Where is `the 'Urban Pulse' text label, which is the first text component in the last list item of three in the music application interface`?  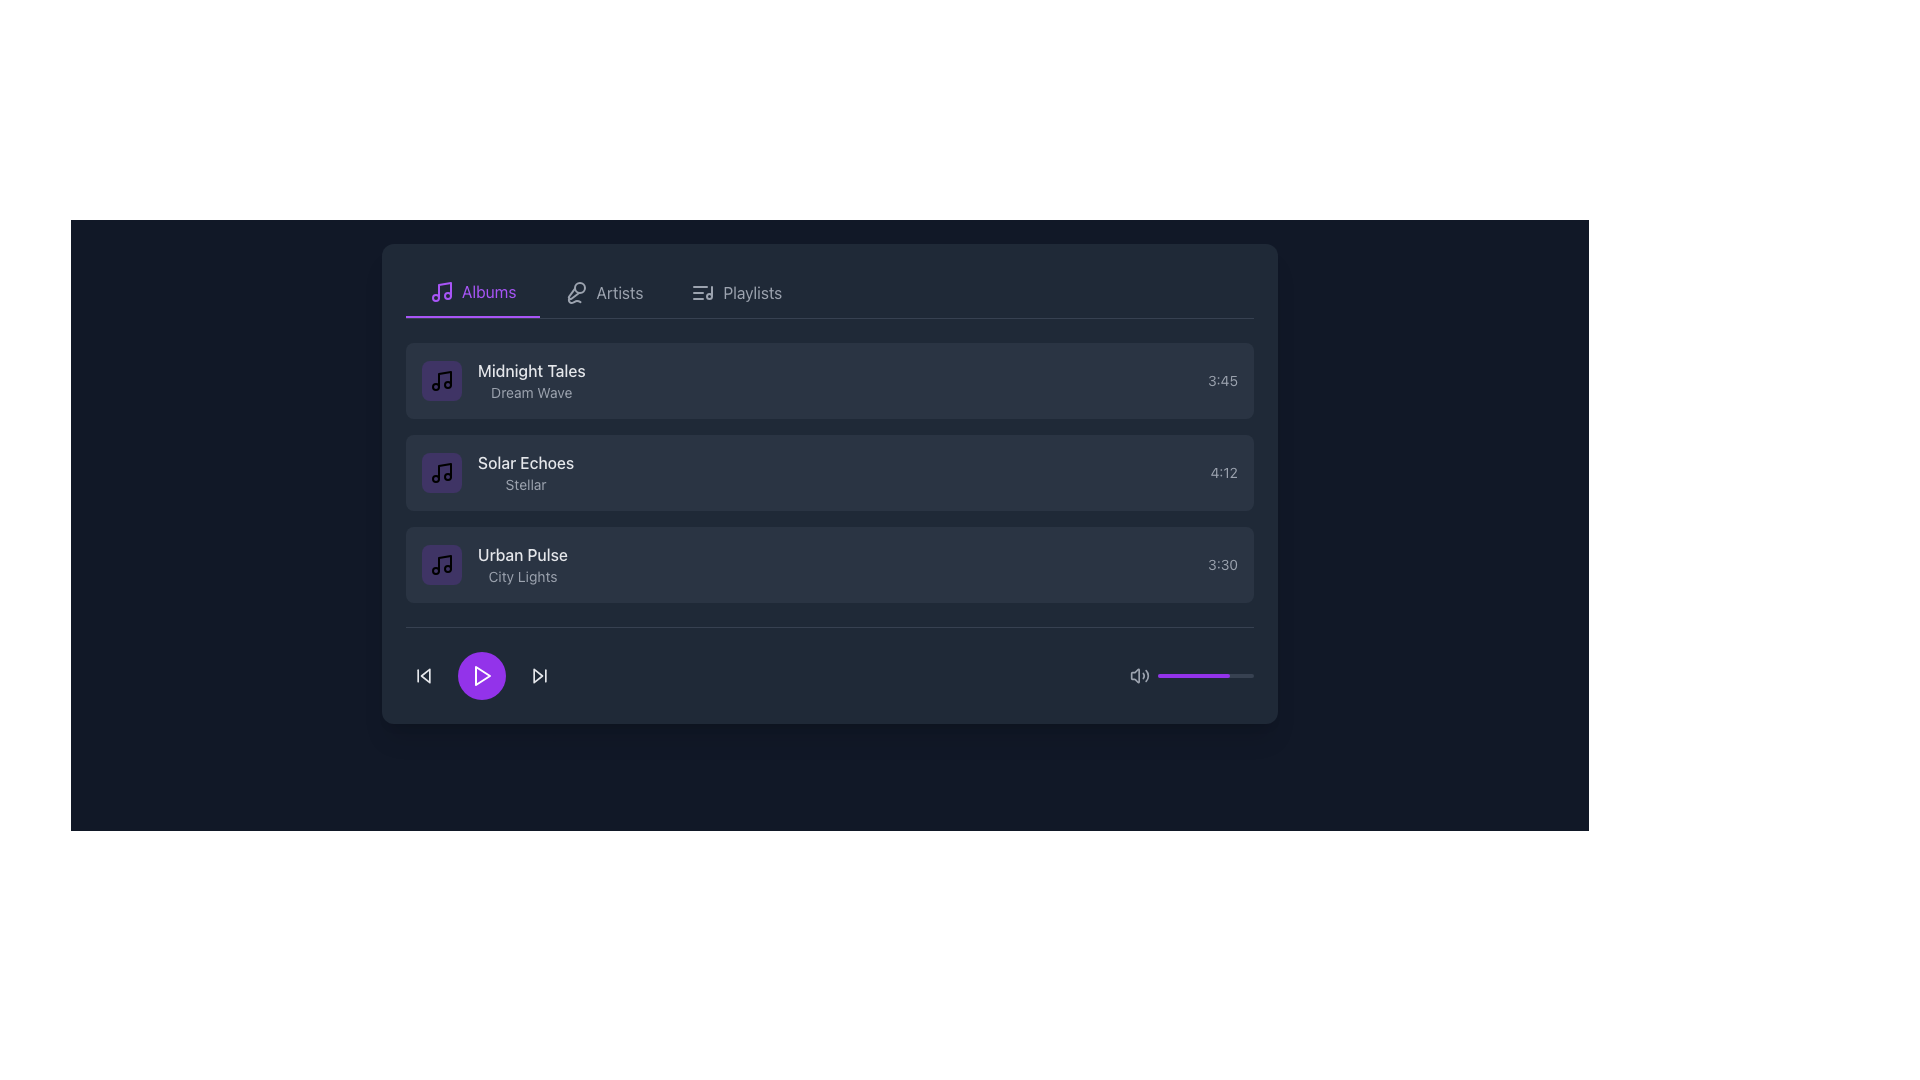
the 'Urban Pulse' text label, which is the first text component in the last list item of three in the music application interface is located at coordinates (523, 555).